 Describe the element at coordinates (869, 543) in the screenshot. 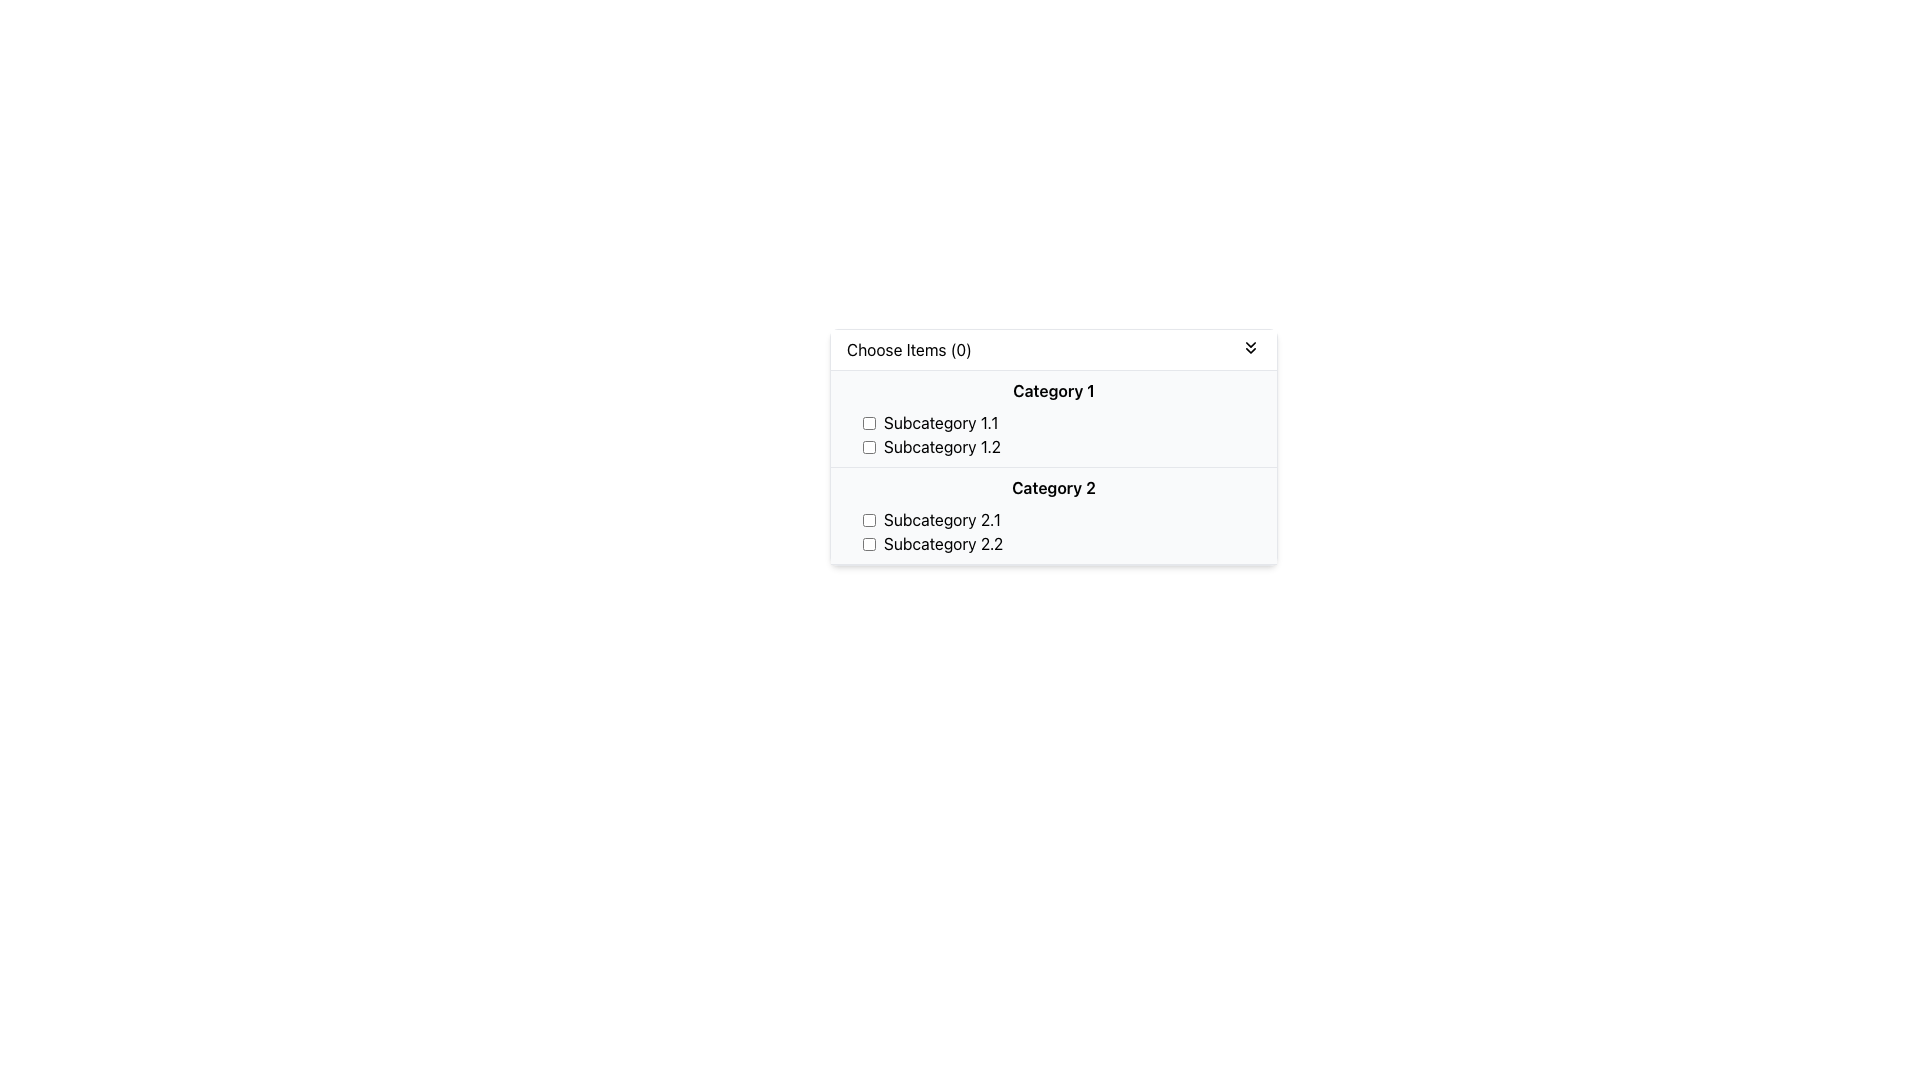

I see `the small, square checkbox located to the left of the text 'Subcategory 2.2' within the dropdown-style interface` at that location.